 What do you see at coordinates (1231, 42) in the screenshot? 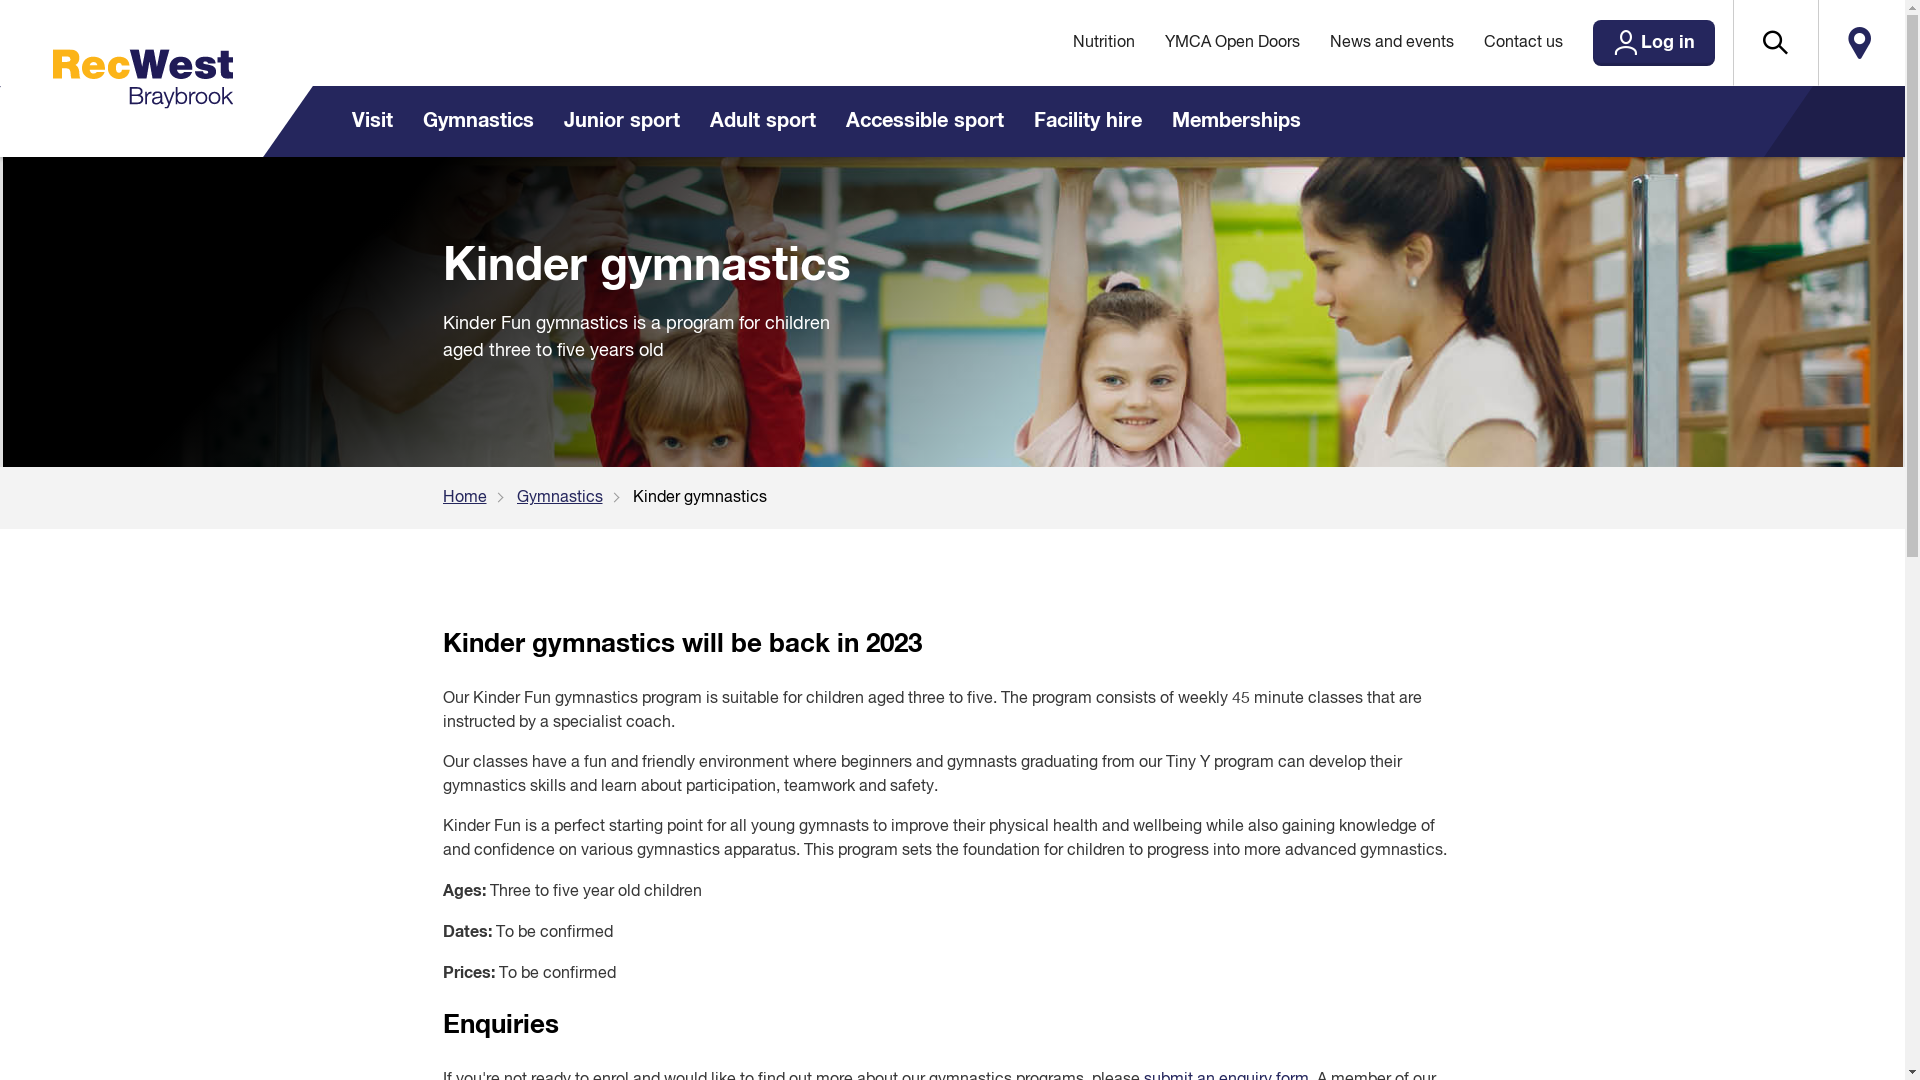
I see `'YMCA Open Doors'` at bounding box center [1231, 42].